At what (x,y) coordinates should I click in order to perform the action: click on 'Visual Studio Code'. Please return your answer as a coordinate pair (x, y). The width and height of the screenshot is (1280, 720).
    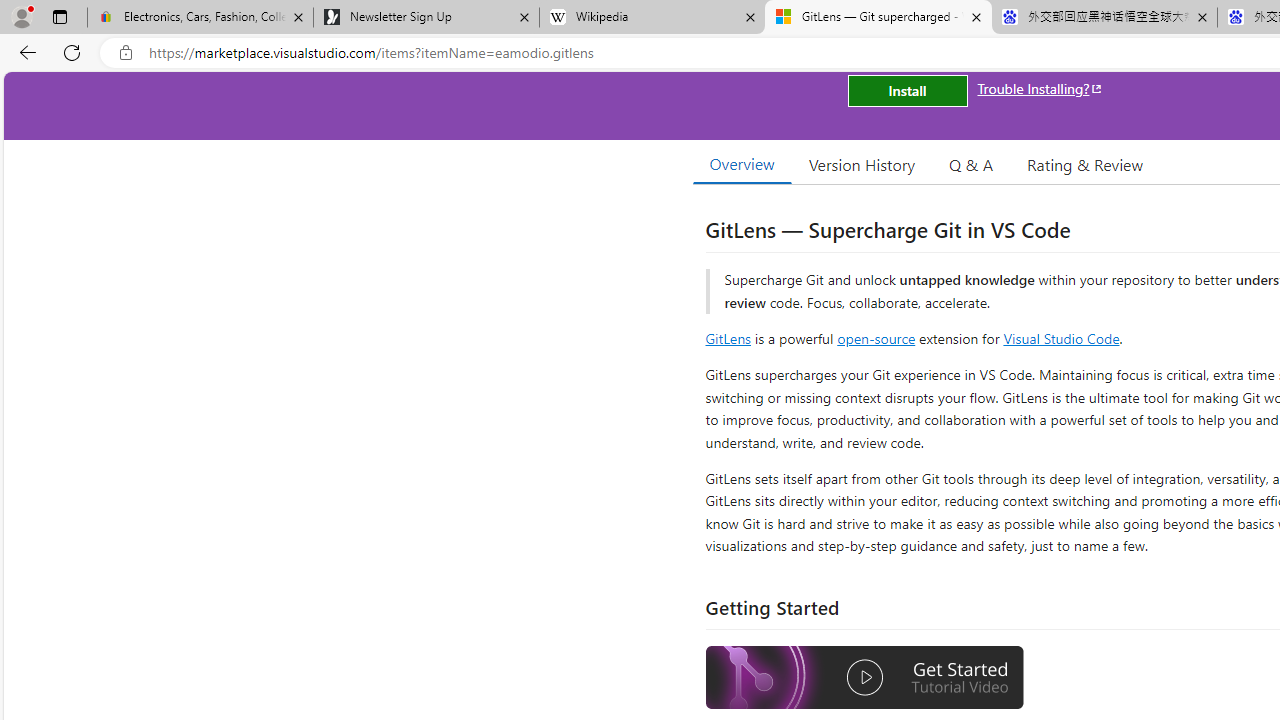
    Looking at the image, I should click on (1060, 337).